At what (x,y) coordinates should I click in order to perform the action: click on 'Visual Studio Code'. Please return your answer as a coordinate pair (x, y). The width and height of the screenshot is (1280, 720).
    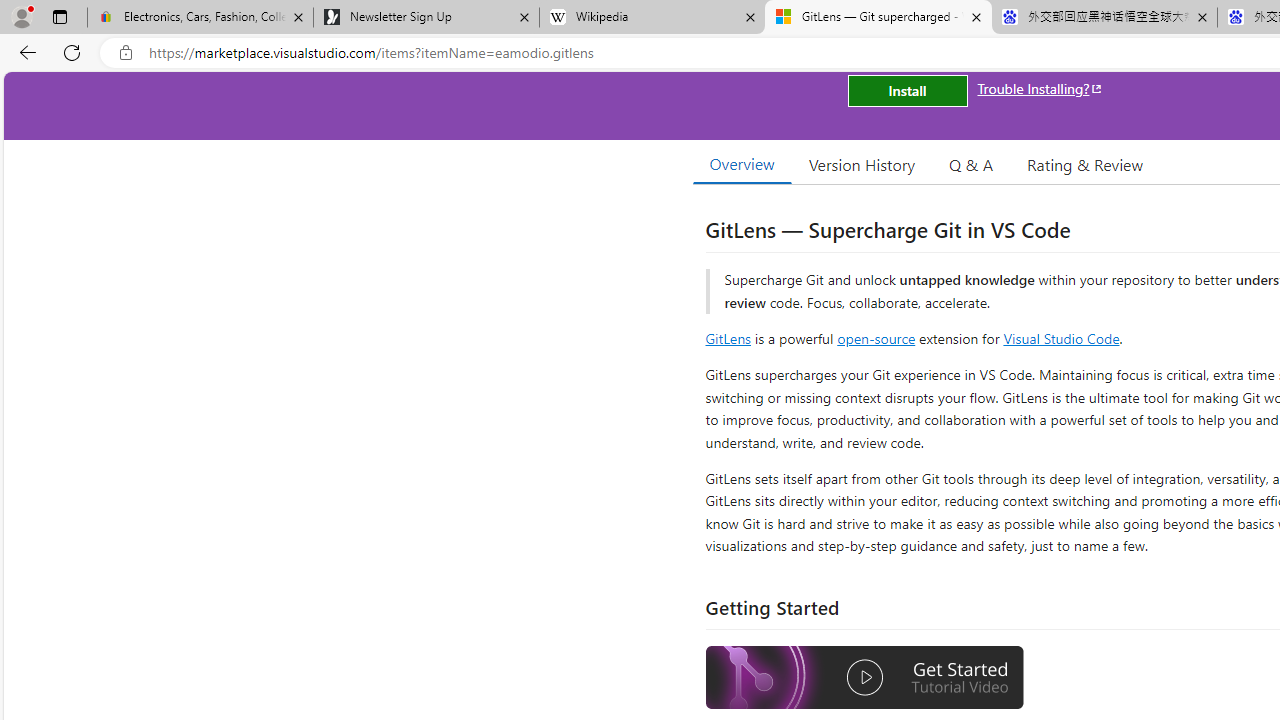
    Looking at the image, I should click on (1060, 337).